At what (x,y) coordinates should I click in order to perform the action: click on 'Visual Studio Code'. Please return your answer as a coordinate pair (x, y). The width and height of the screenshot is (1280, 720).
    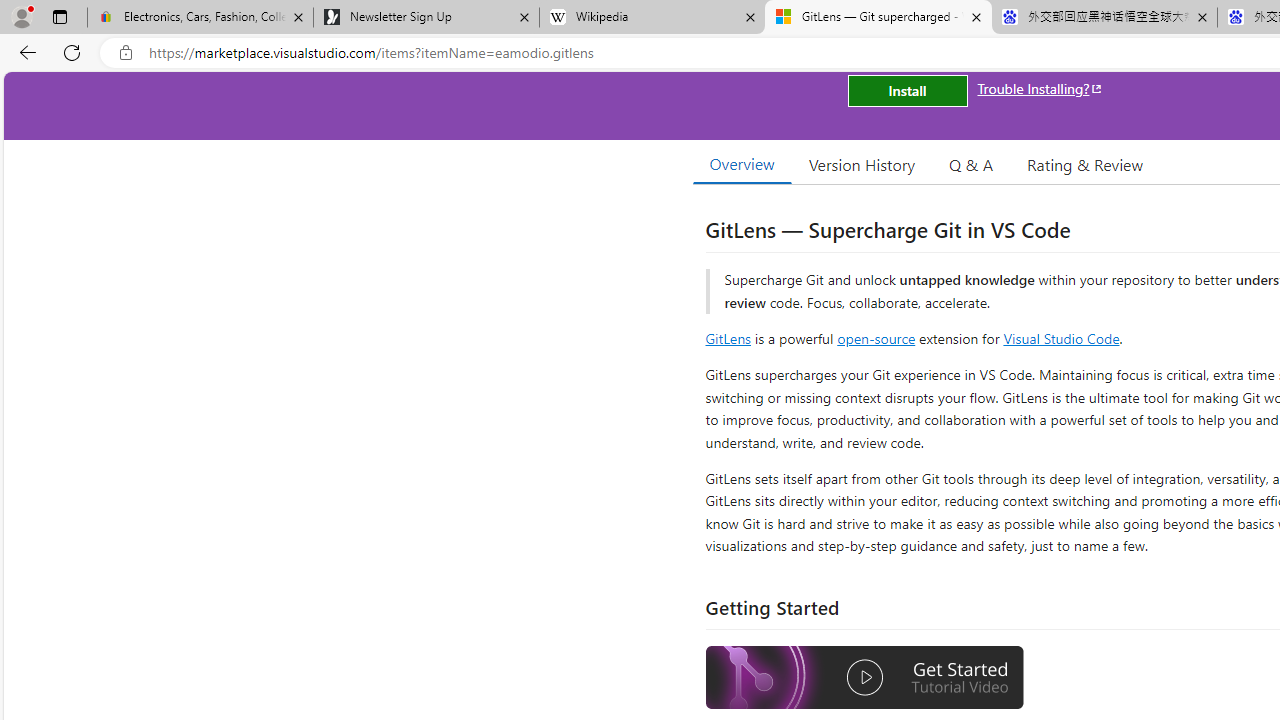
    Looking at the image, I should click on (1060, 337).